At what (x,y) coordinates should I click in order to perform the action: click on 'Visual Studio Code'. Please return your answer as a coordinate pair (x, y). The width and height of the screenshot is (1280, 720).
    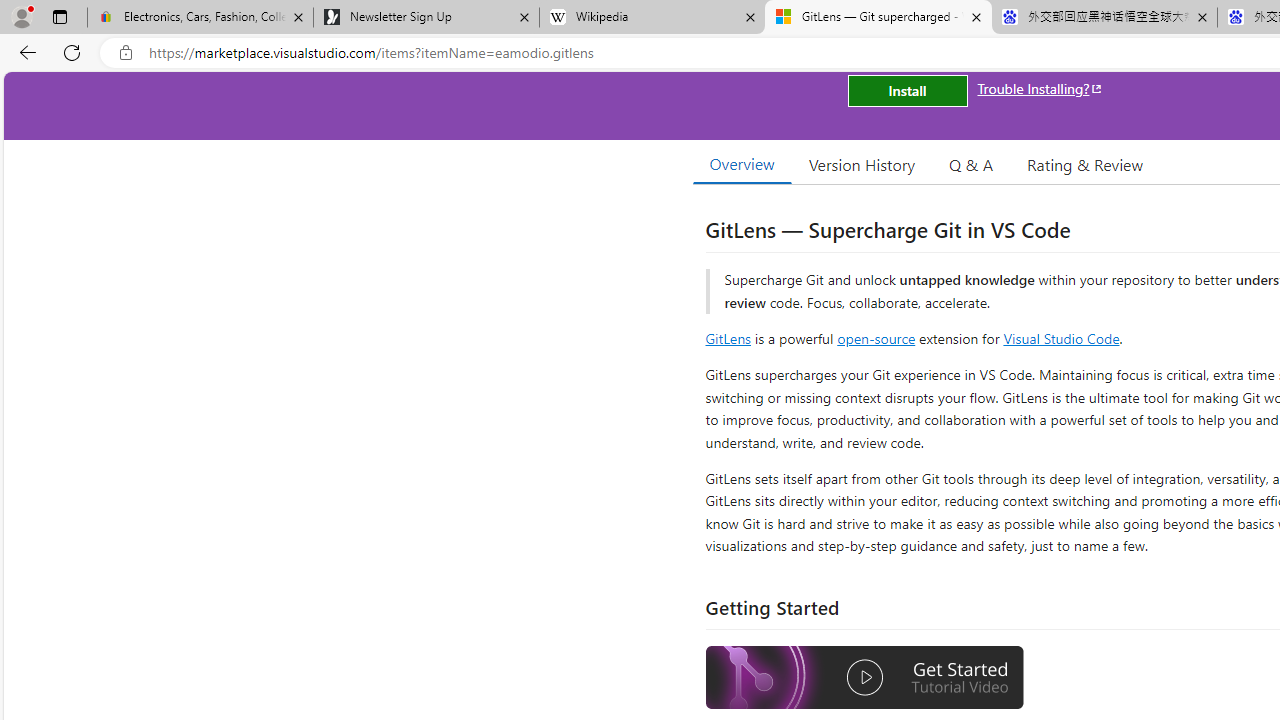
    Looking at the image, I should click on (1060, 337).